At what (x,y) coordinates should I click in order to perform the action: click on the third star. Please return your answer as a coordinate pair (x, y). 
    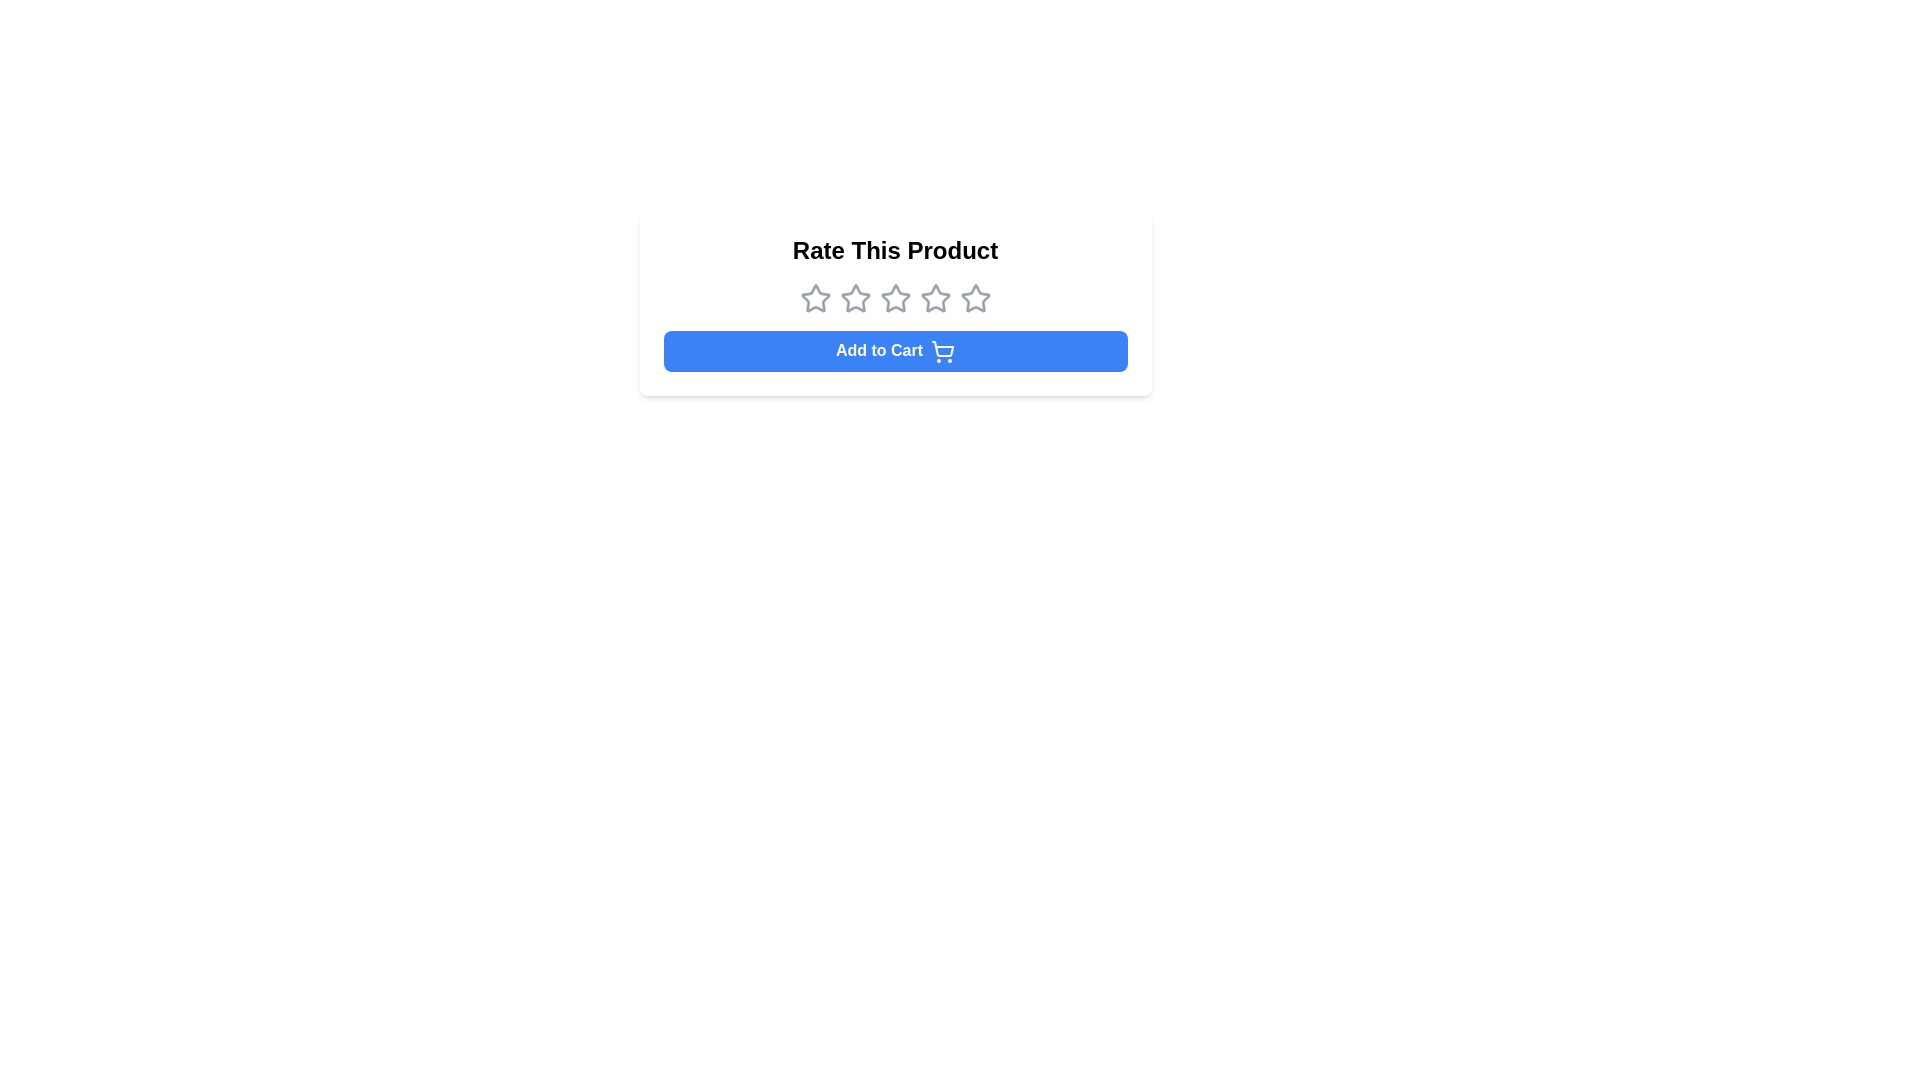
    Looking at the image, I should click on (894, 299).